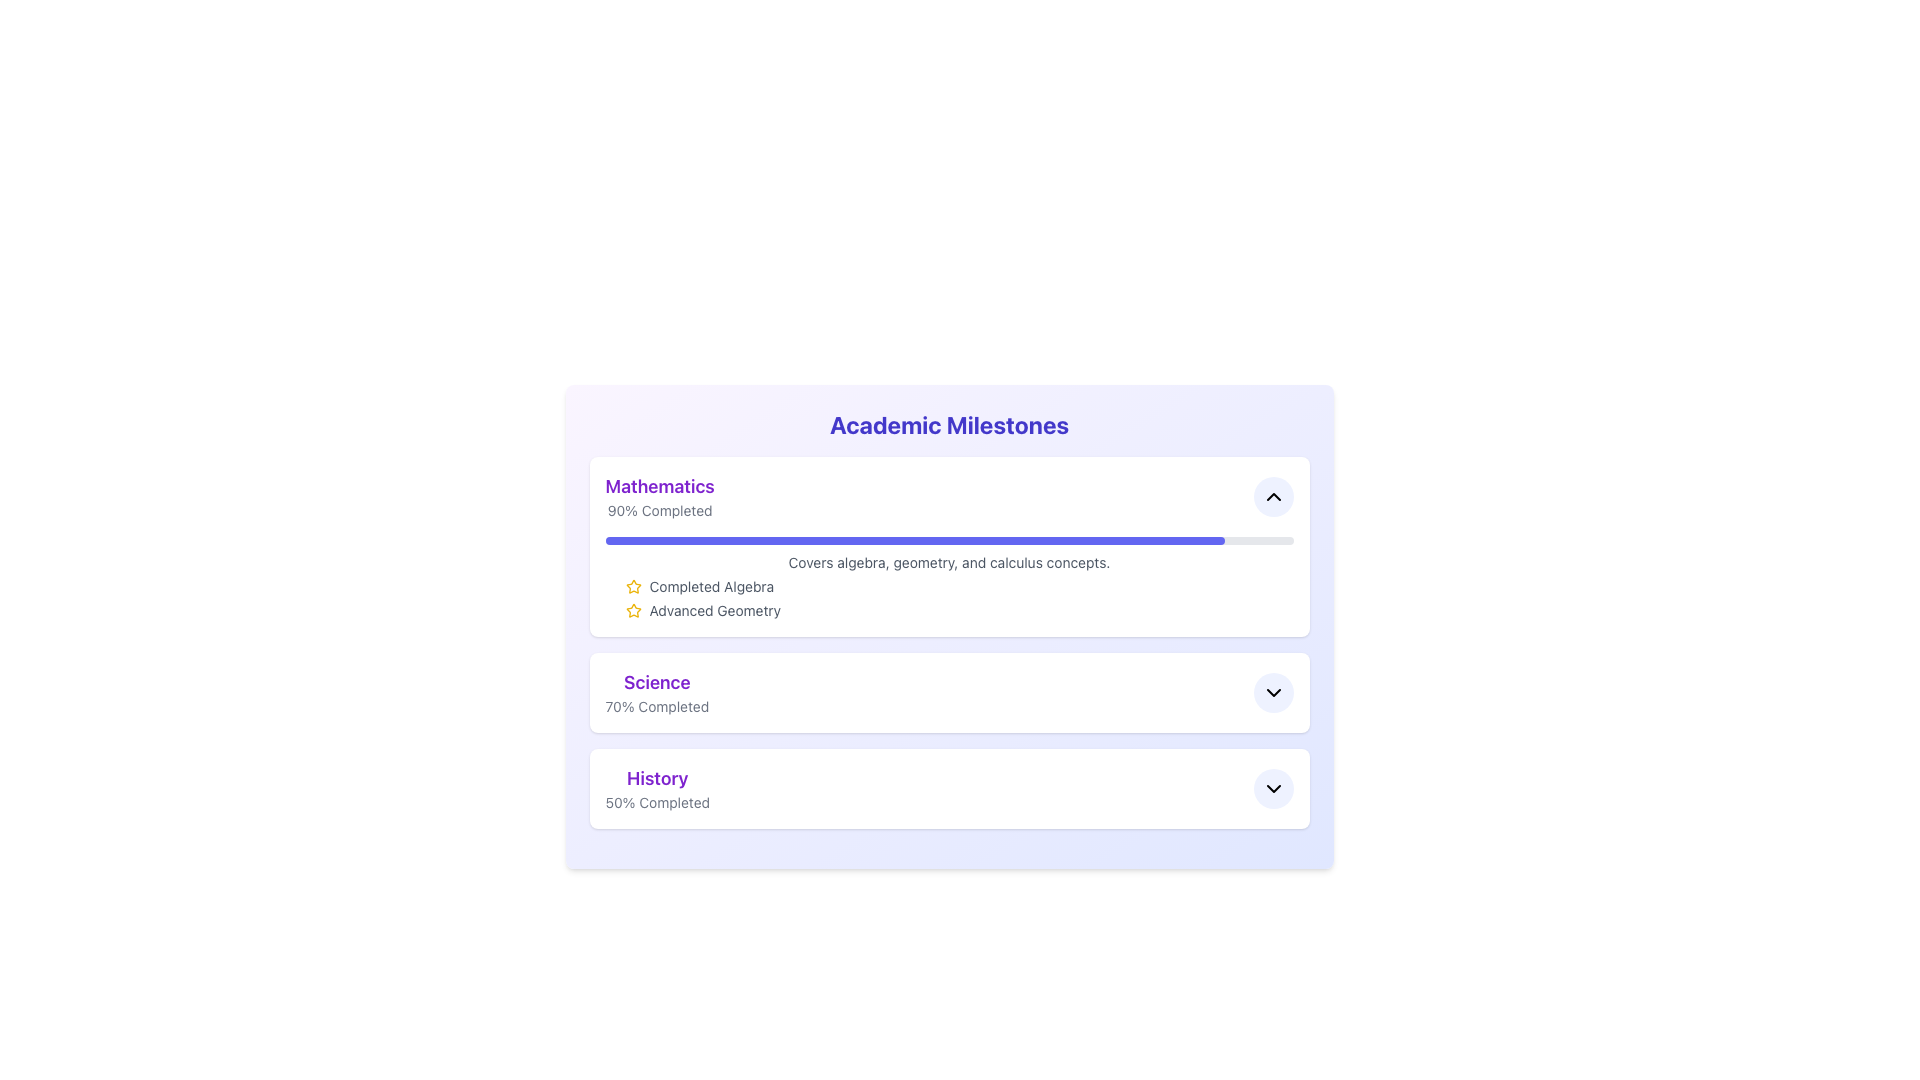 The height and width of the screenshot is (1080, 1920). Describe the element at coordinates (1272, 496) in the screenshot. I see `the circular button with a soft indigo background and a black chevron icon, located to the right of the 'Mathematics 90% Completed' text` at that location.